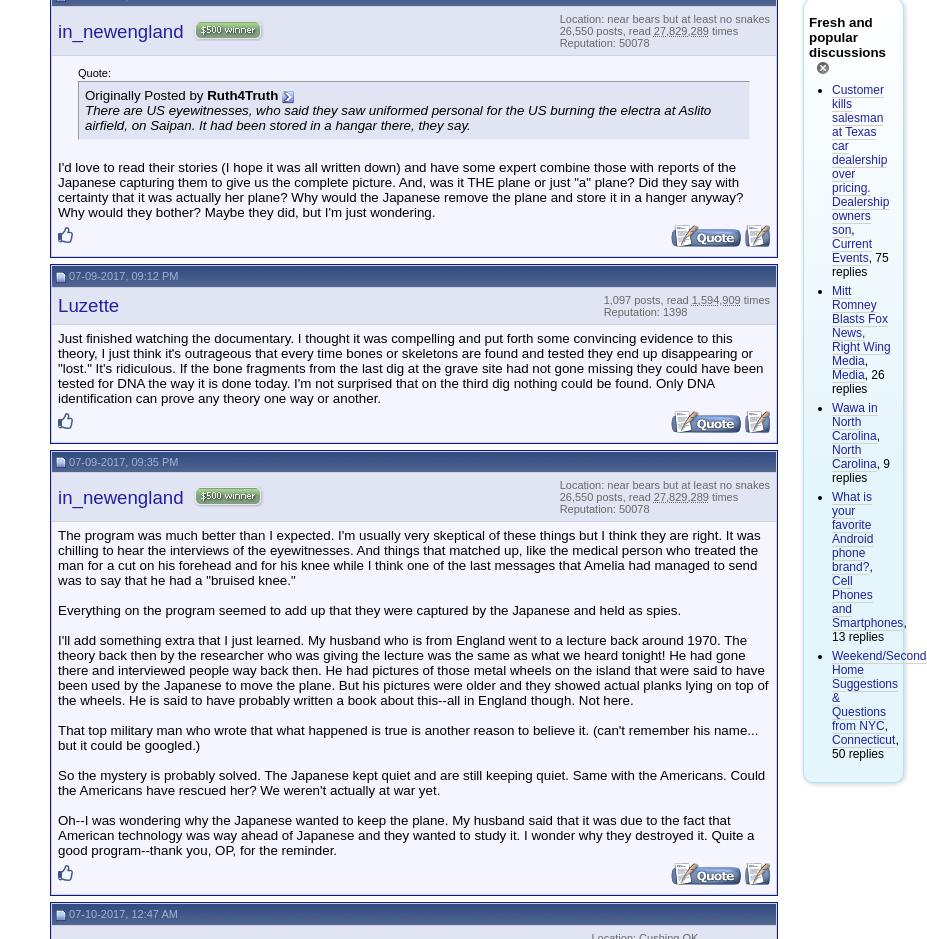 The height and width of the screenshot is (939, 927). What do you see at coordinates (831, 419) in the screenshot?
I see `'Wawa in North Carolina'` at bounding box center [831, 419].